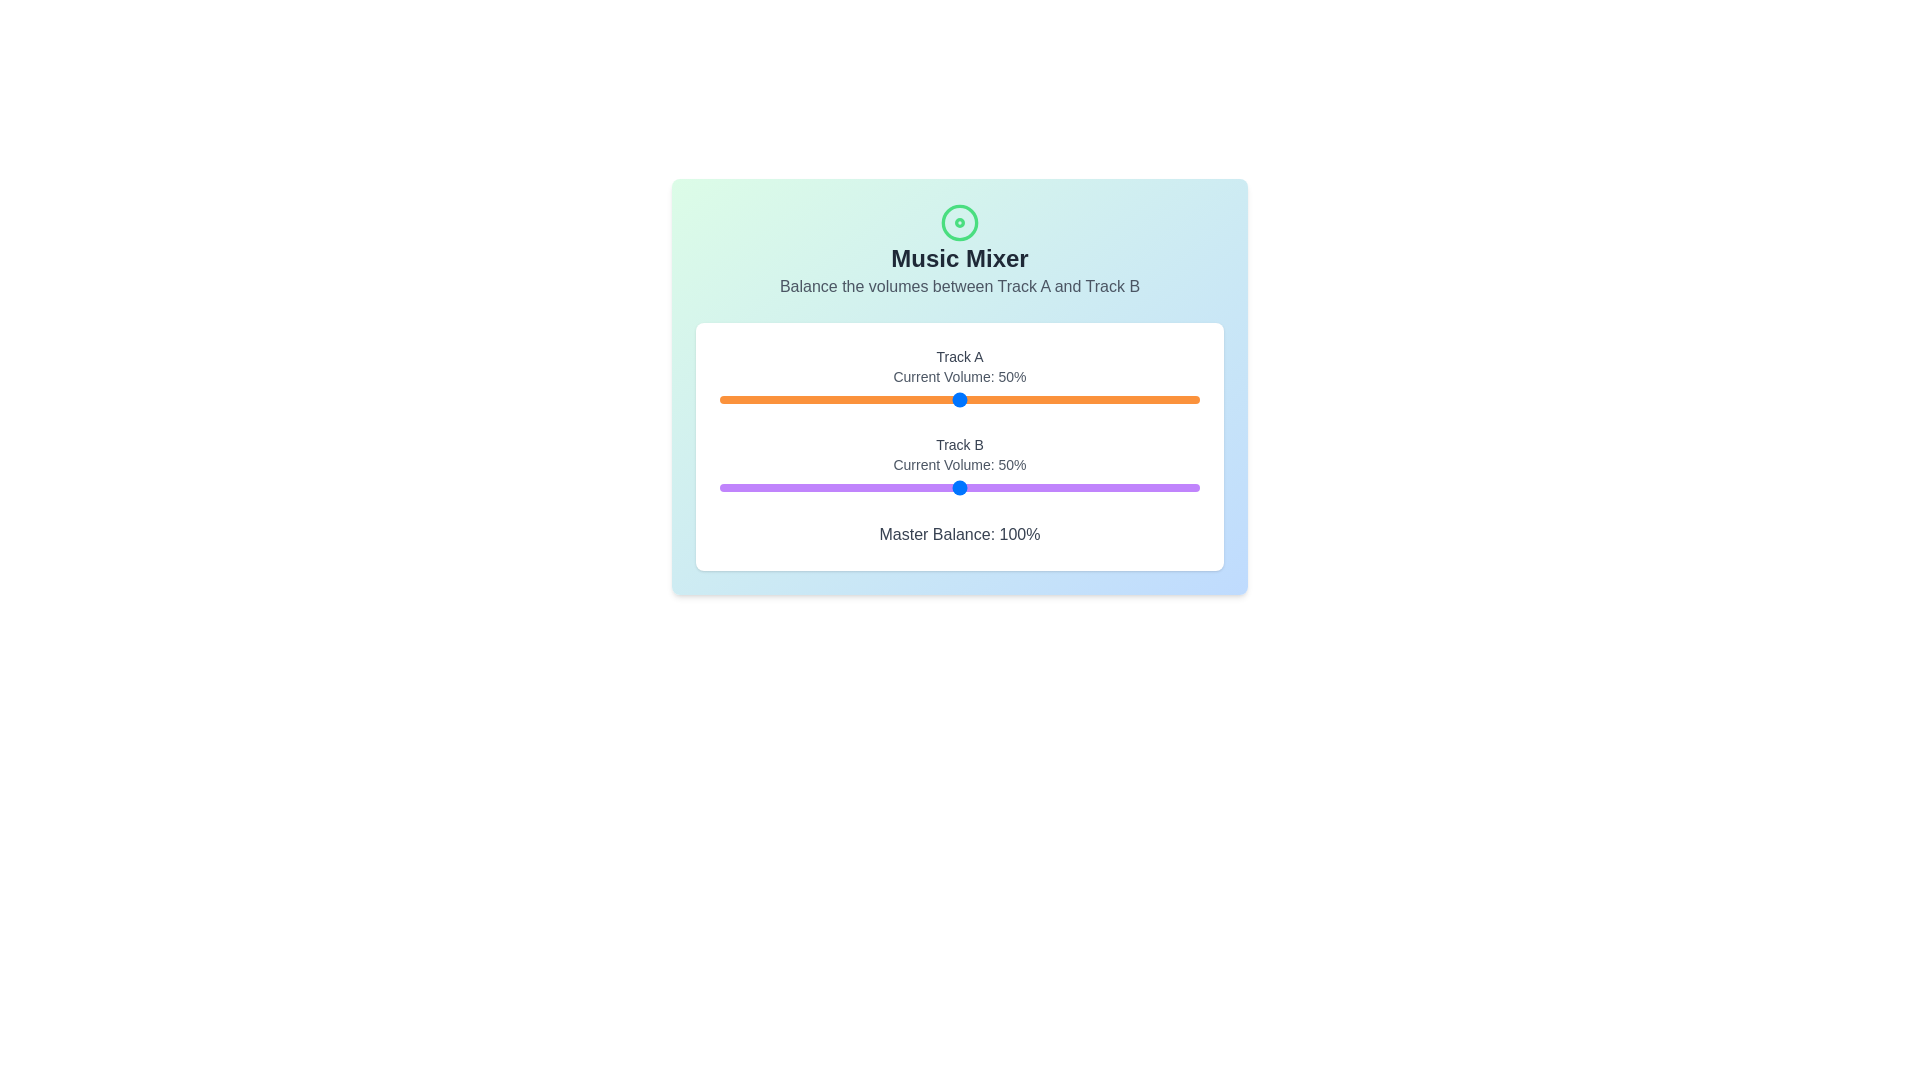 The image size is (1920, 1080). What do you see at coordinates (974, 400) in the screenshot?
I see `the volume for Track A to 53% by interacting with the slider` at bounding box center [974, 400].